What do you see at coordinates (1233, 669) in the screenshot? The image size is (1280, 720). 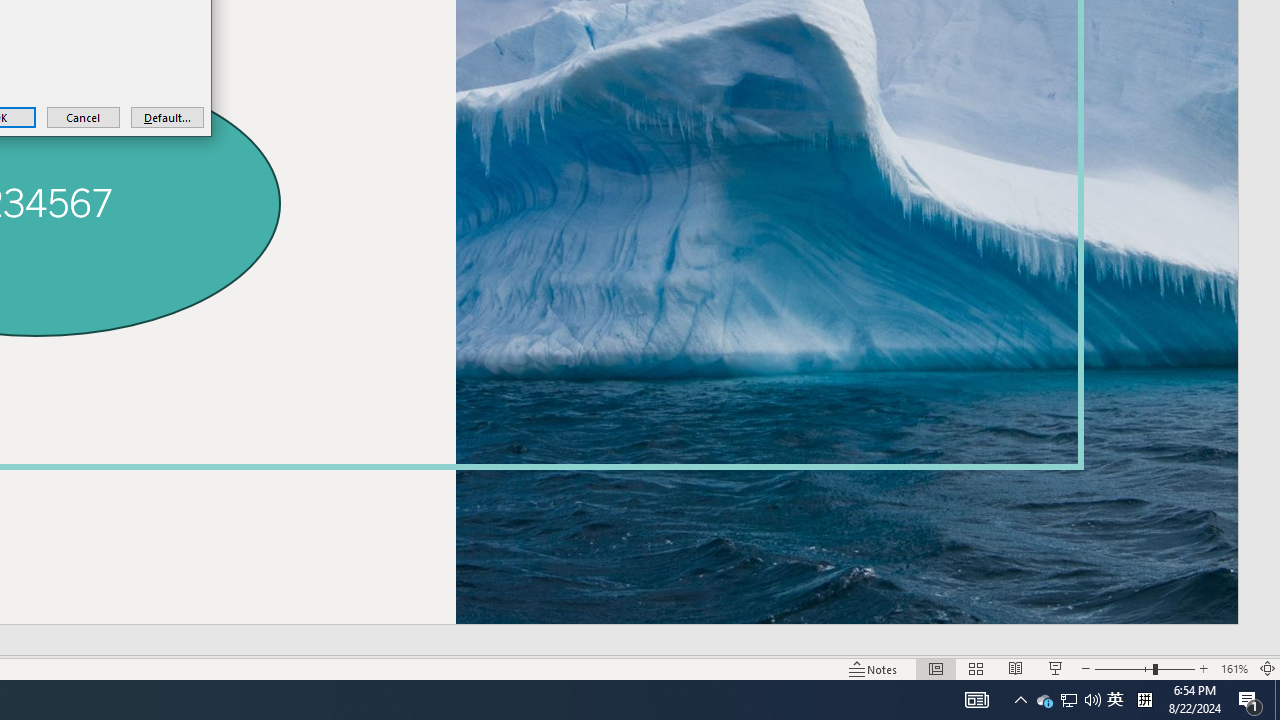 I see `'Zoom 161%'` at bounding box center [1233, 669].